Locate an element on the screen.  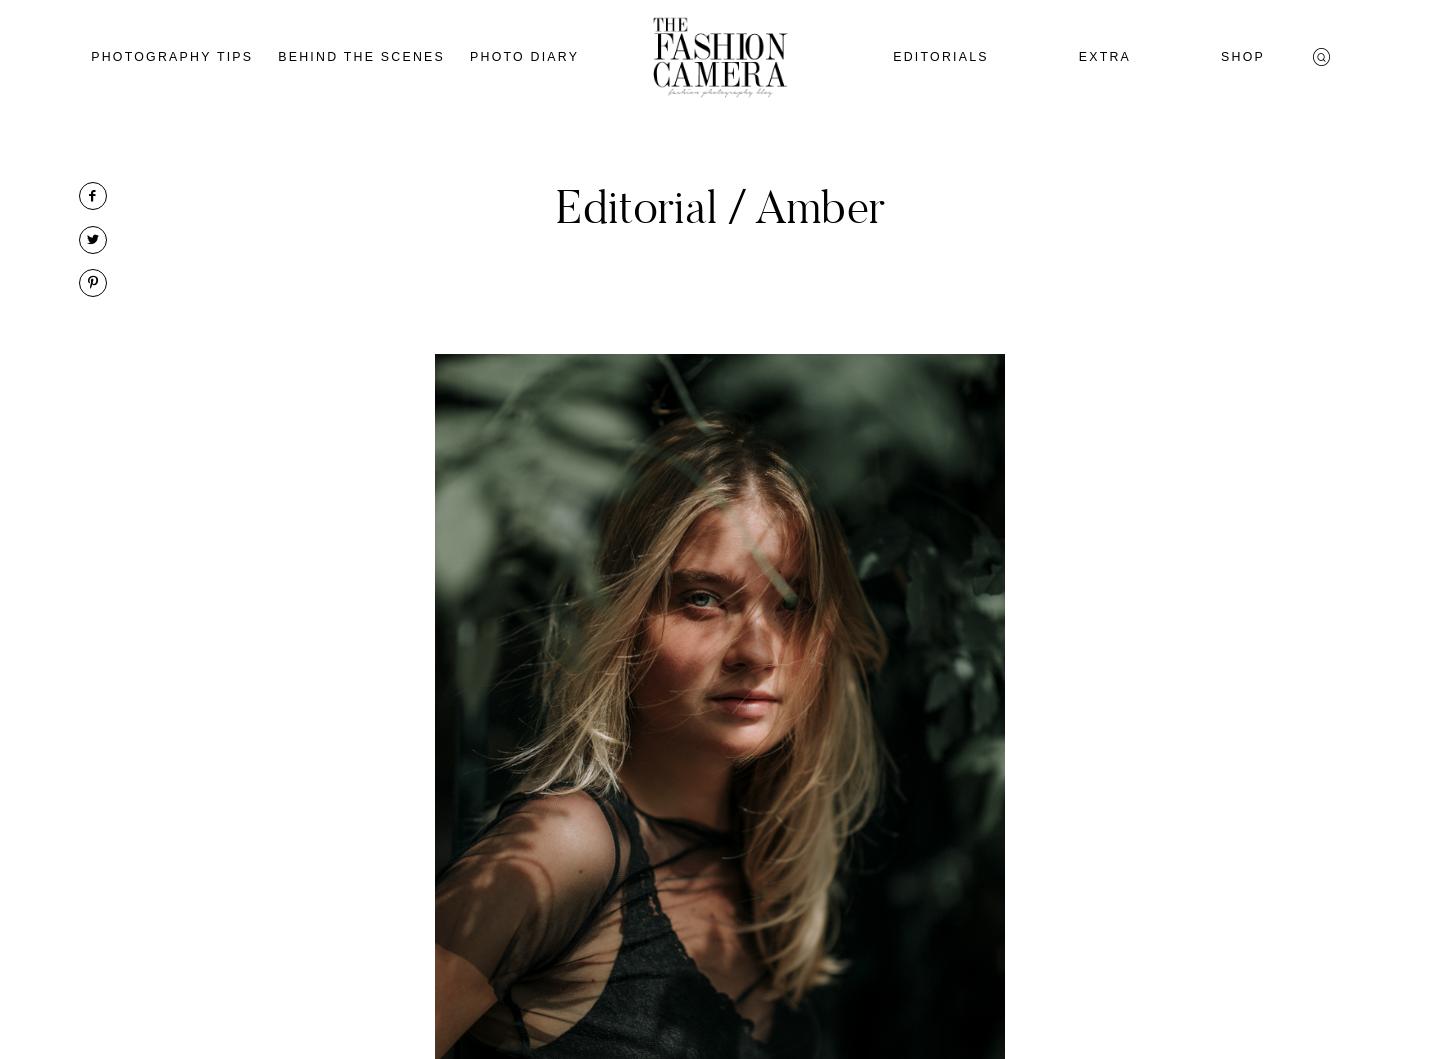
'Algemene Voorwaarden' is located at coordinates (1307, 384).